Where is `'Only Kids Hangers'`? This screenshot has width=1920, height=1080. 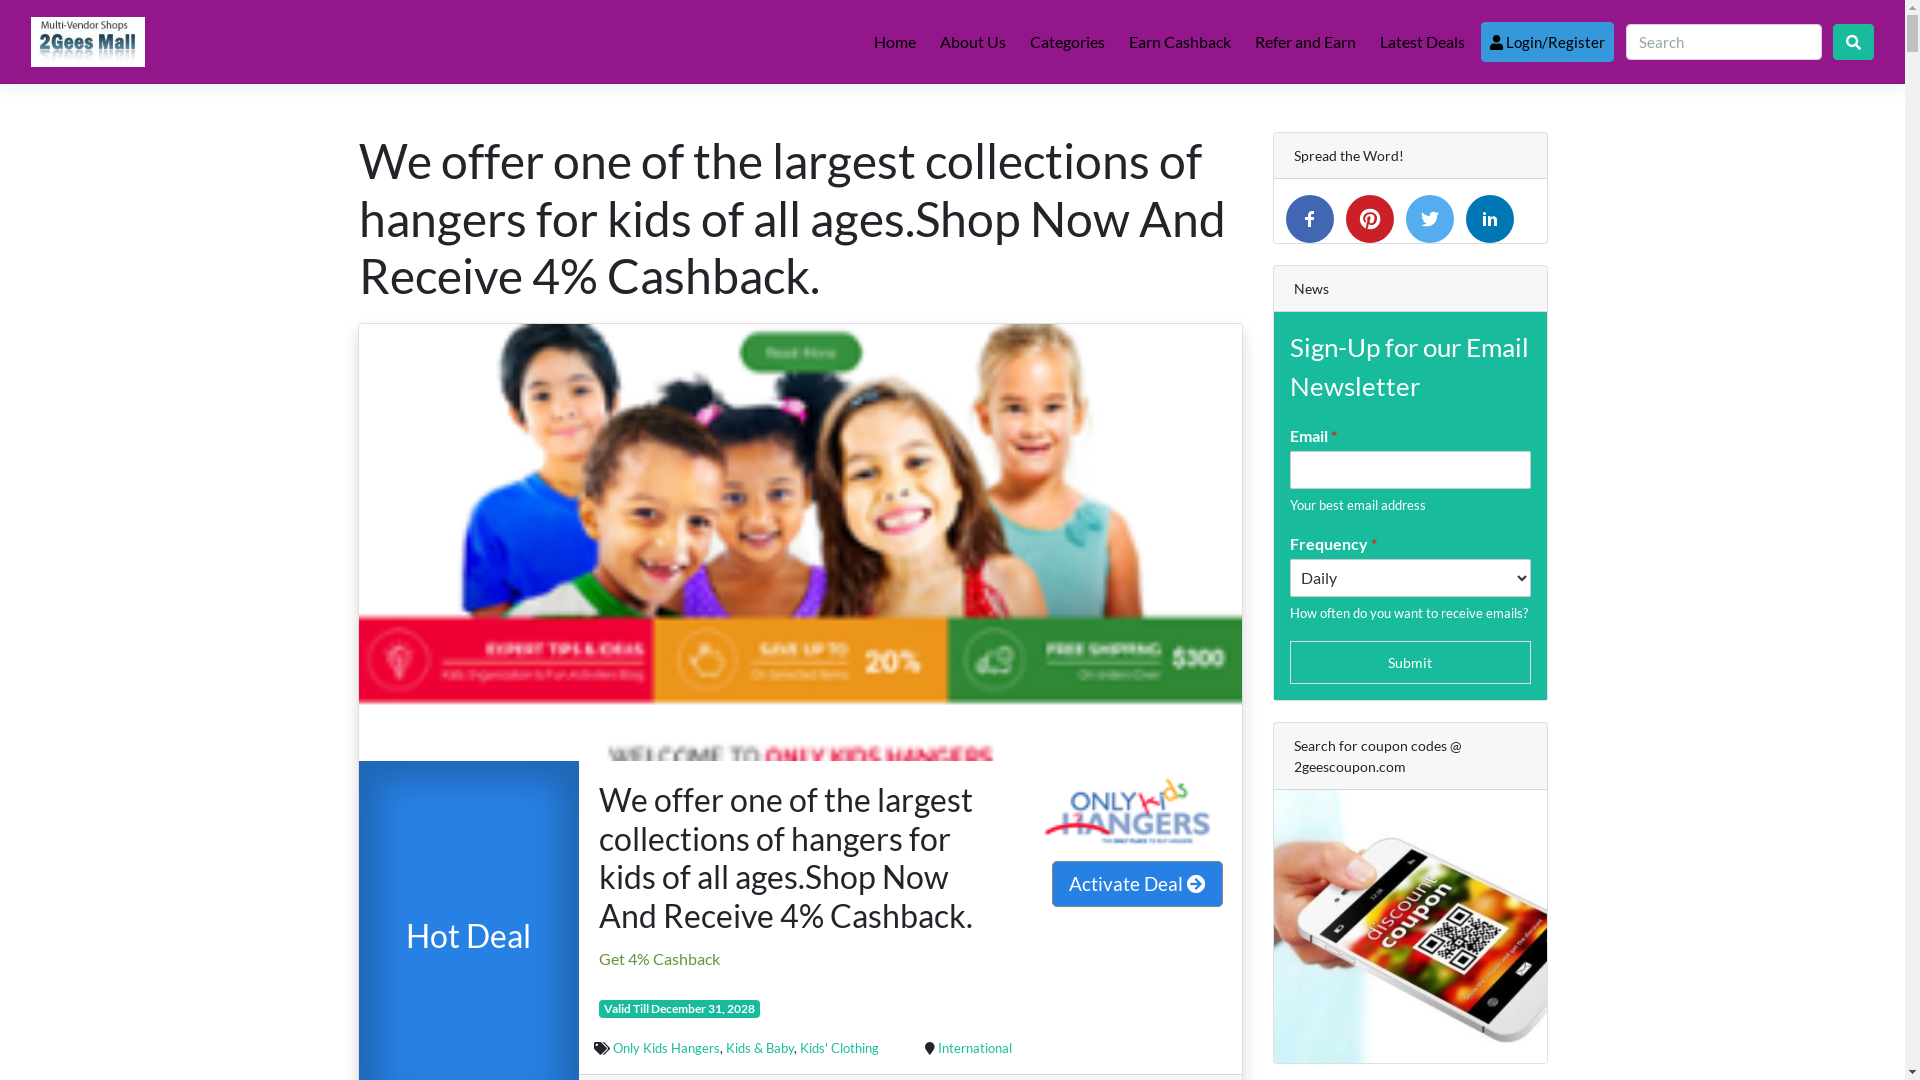 'Only Kids Hangers' is located at coordinates (666, 1047).